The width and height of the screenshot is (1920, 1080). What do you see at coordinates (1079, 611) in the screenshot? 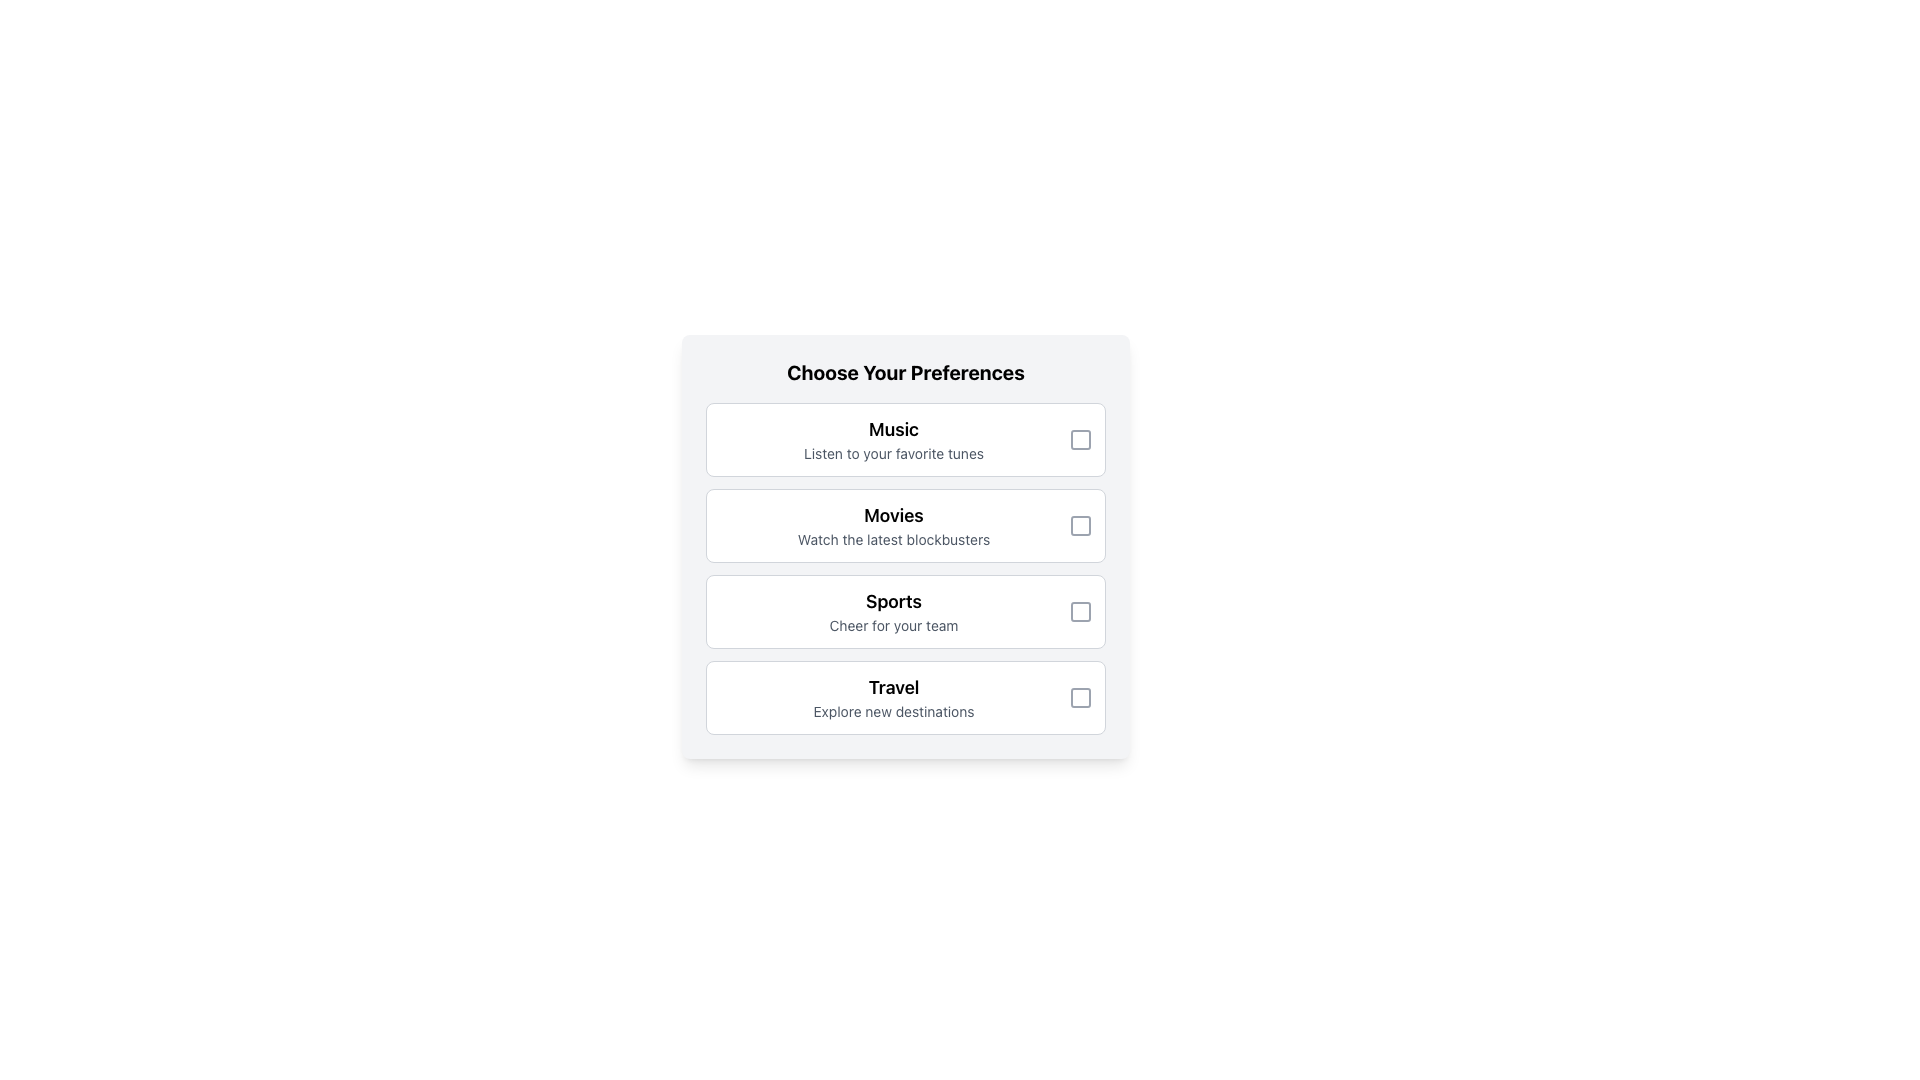
I see `the checkbox` at bounding box center [1079, 611].